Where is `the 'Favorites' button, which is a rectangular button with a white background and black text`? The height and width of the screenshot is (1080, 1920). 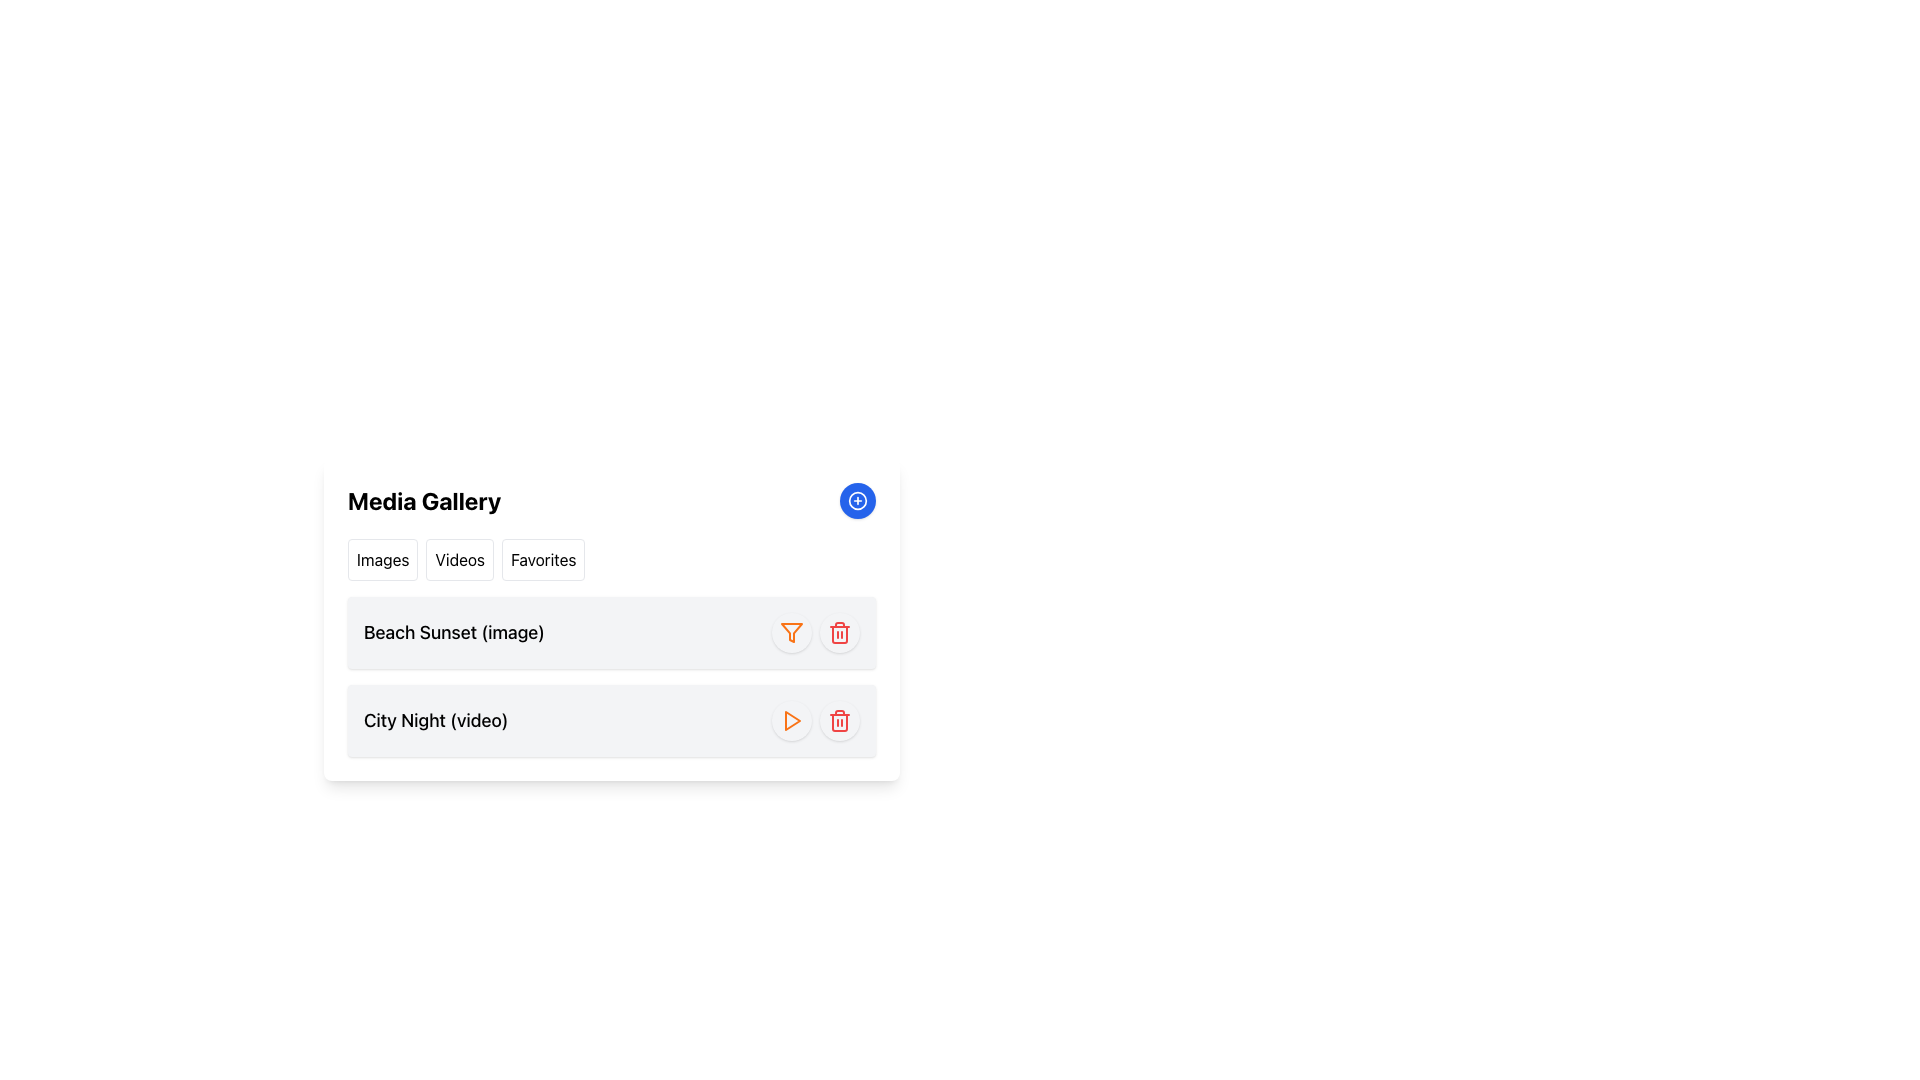
the 'Favorites' button, which is a rectangular button with a white background and black text is located at coordinates (543, 559).